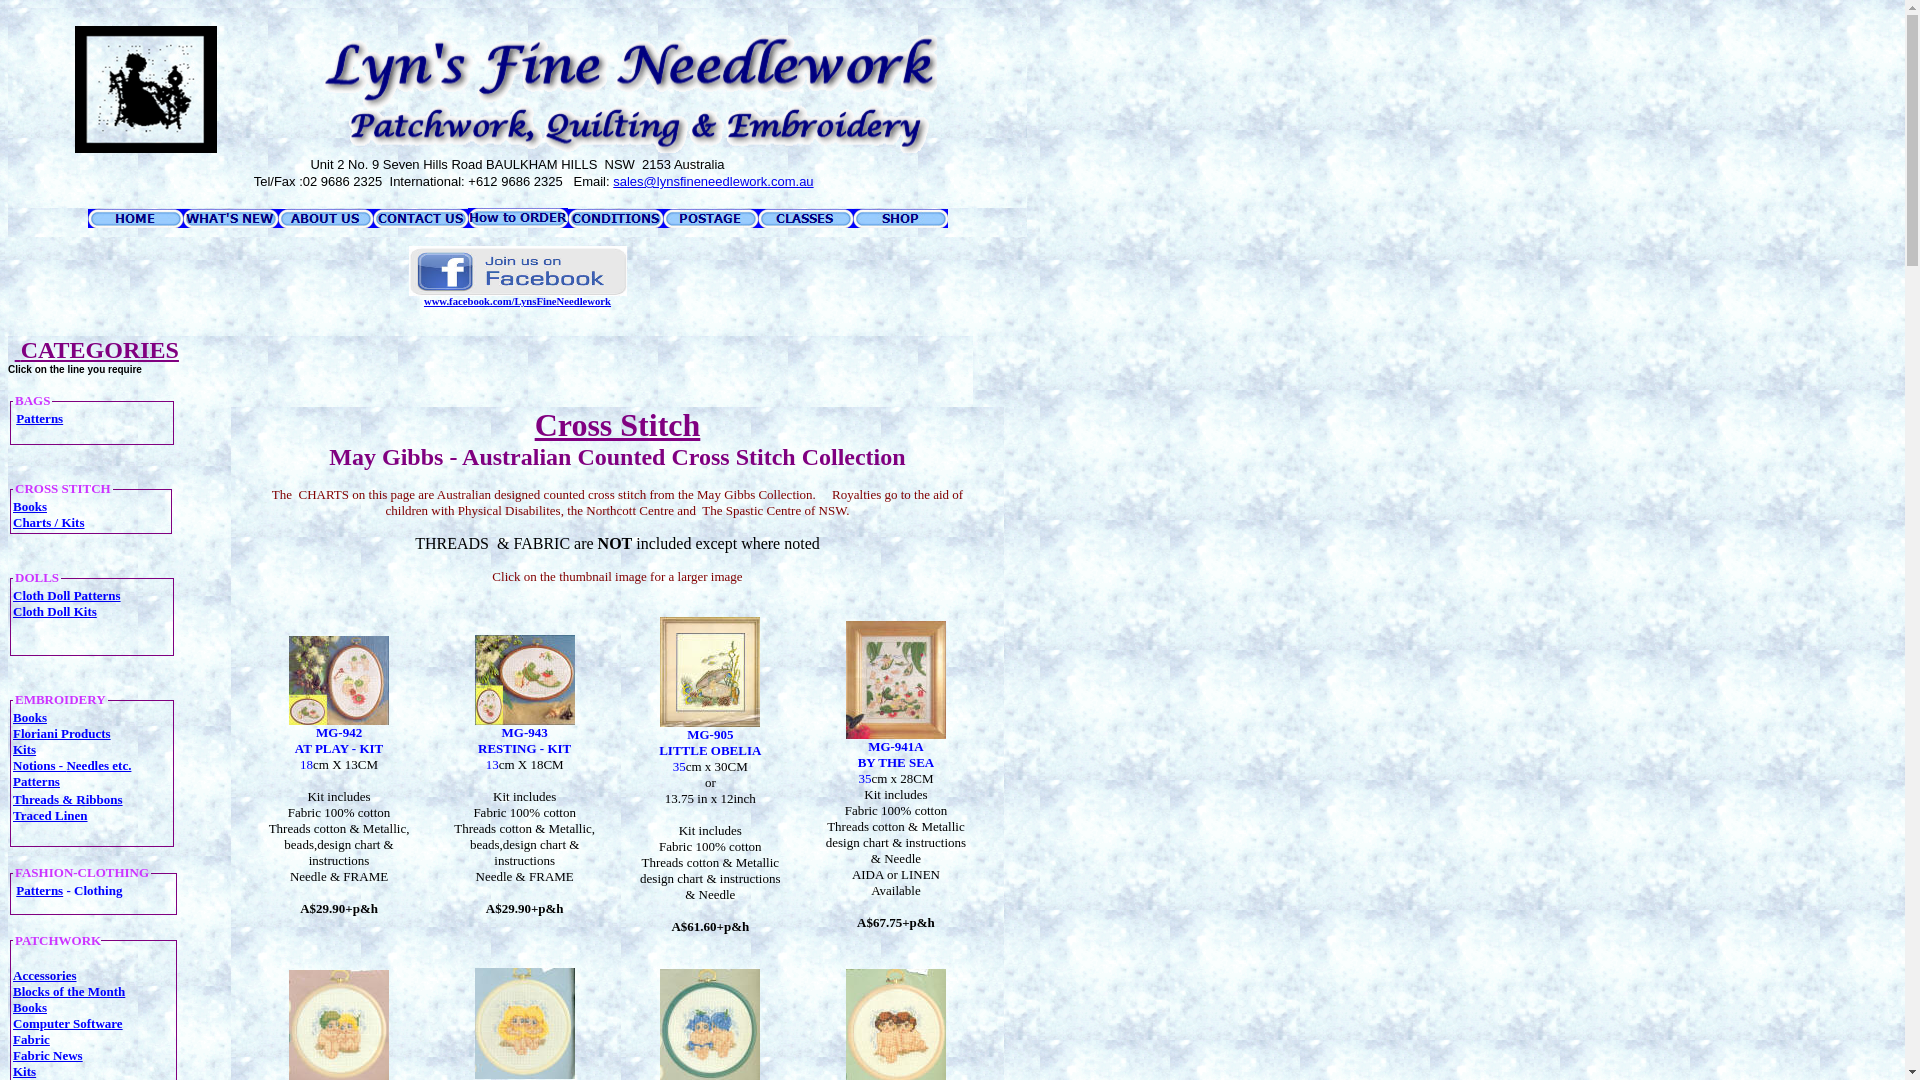  I want to click on 'Notions -', so click(39, 765).